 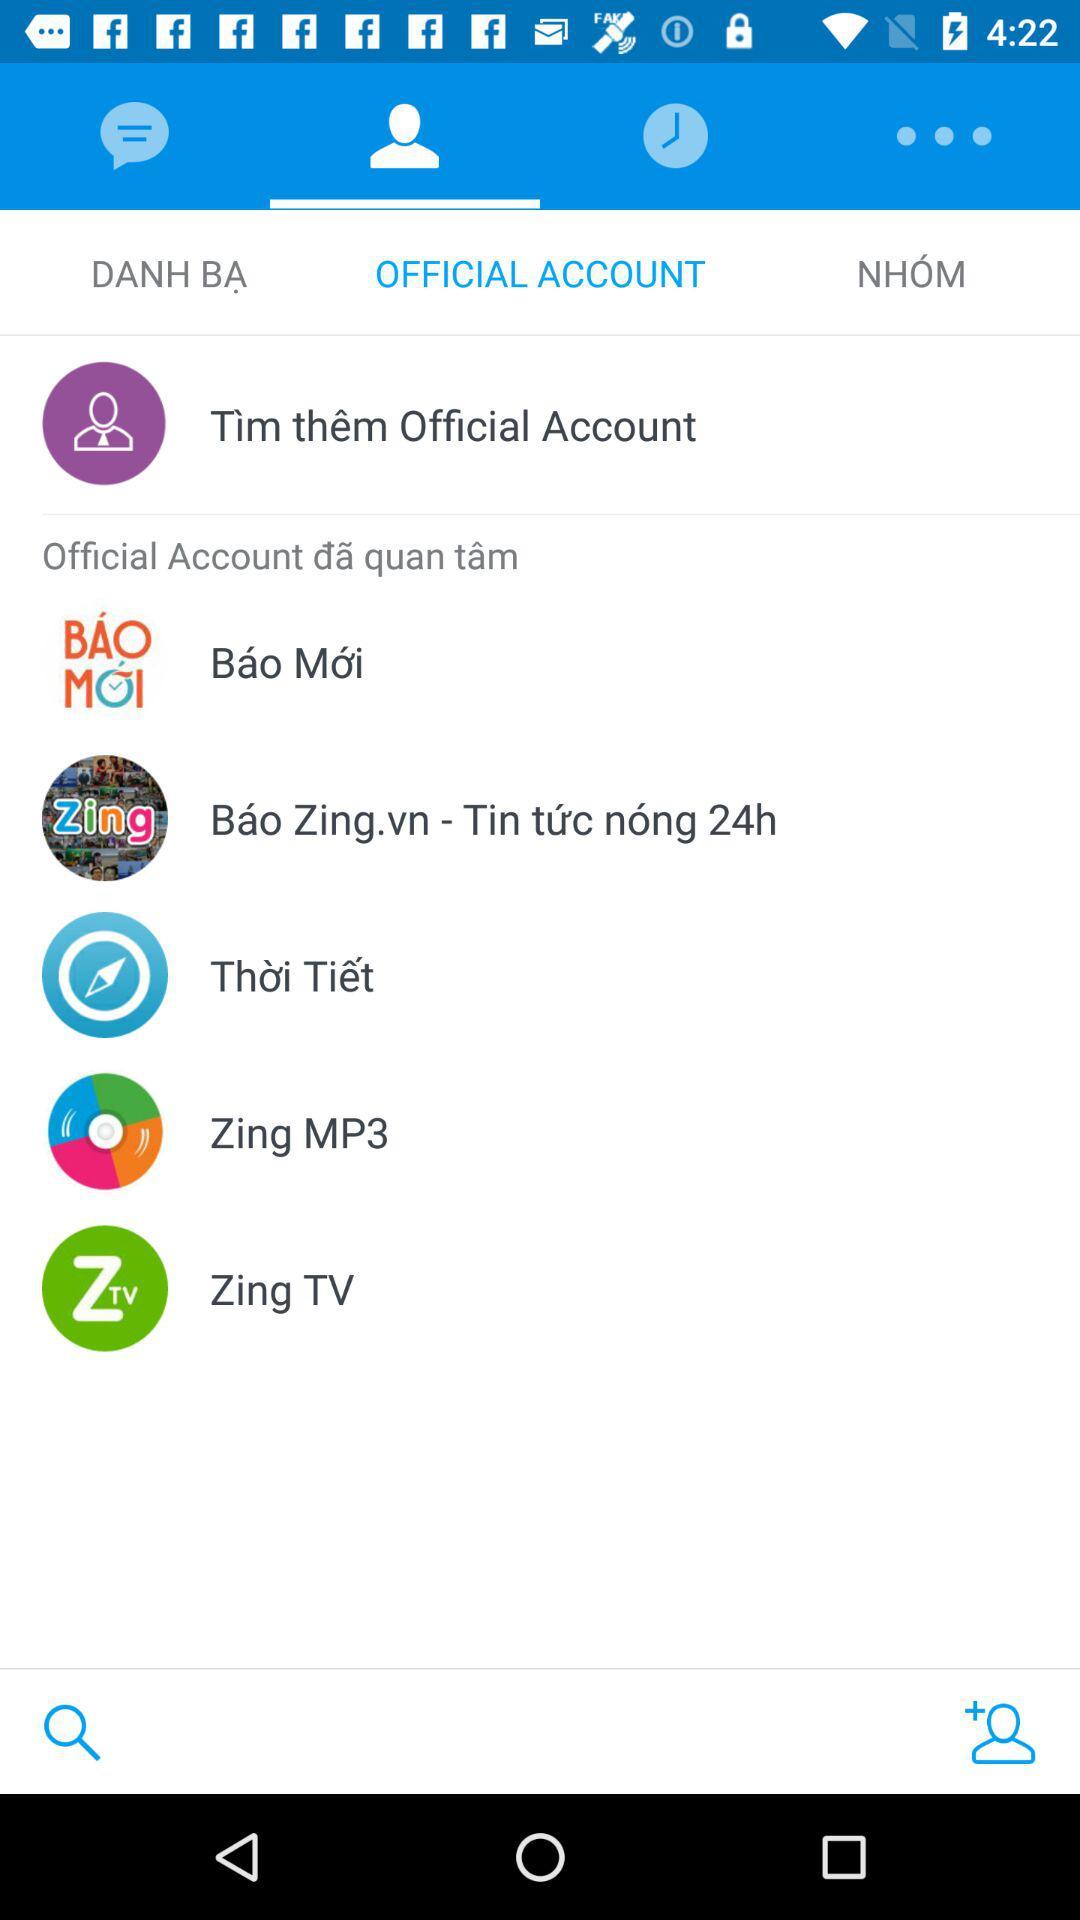 I want to click on the item next to official account item, so click(x=167, y=272).